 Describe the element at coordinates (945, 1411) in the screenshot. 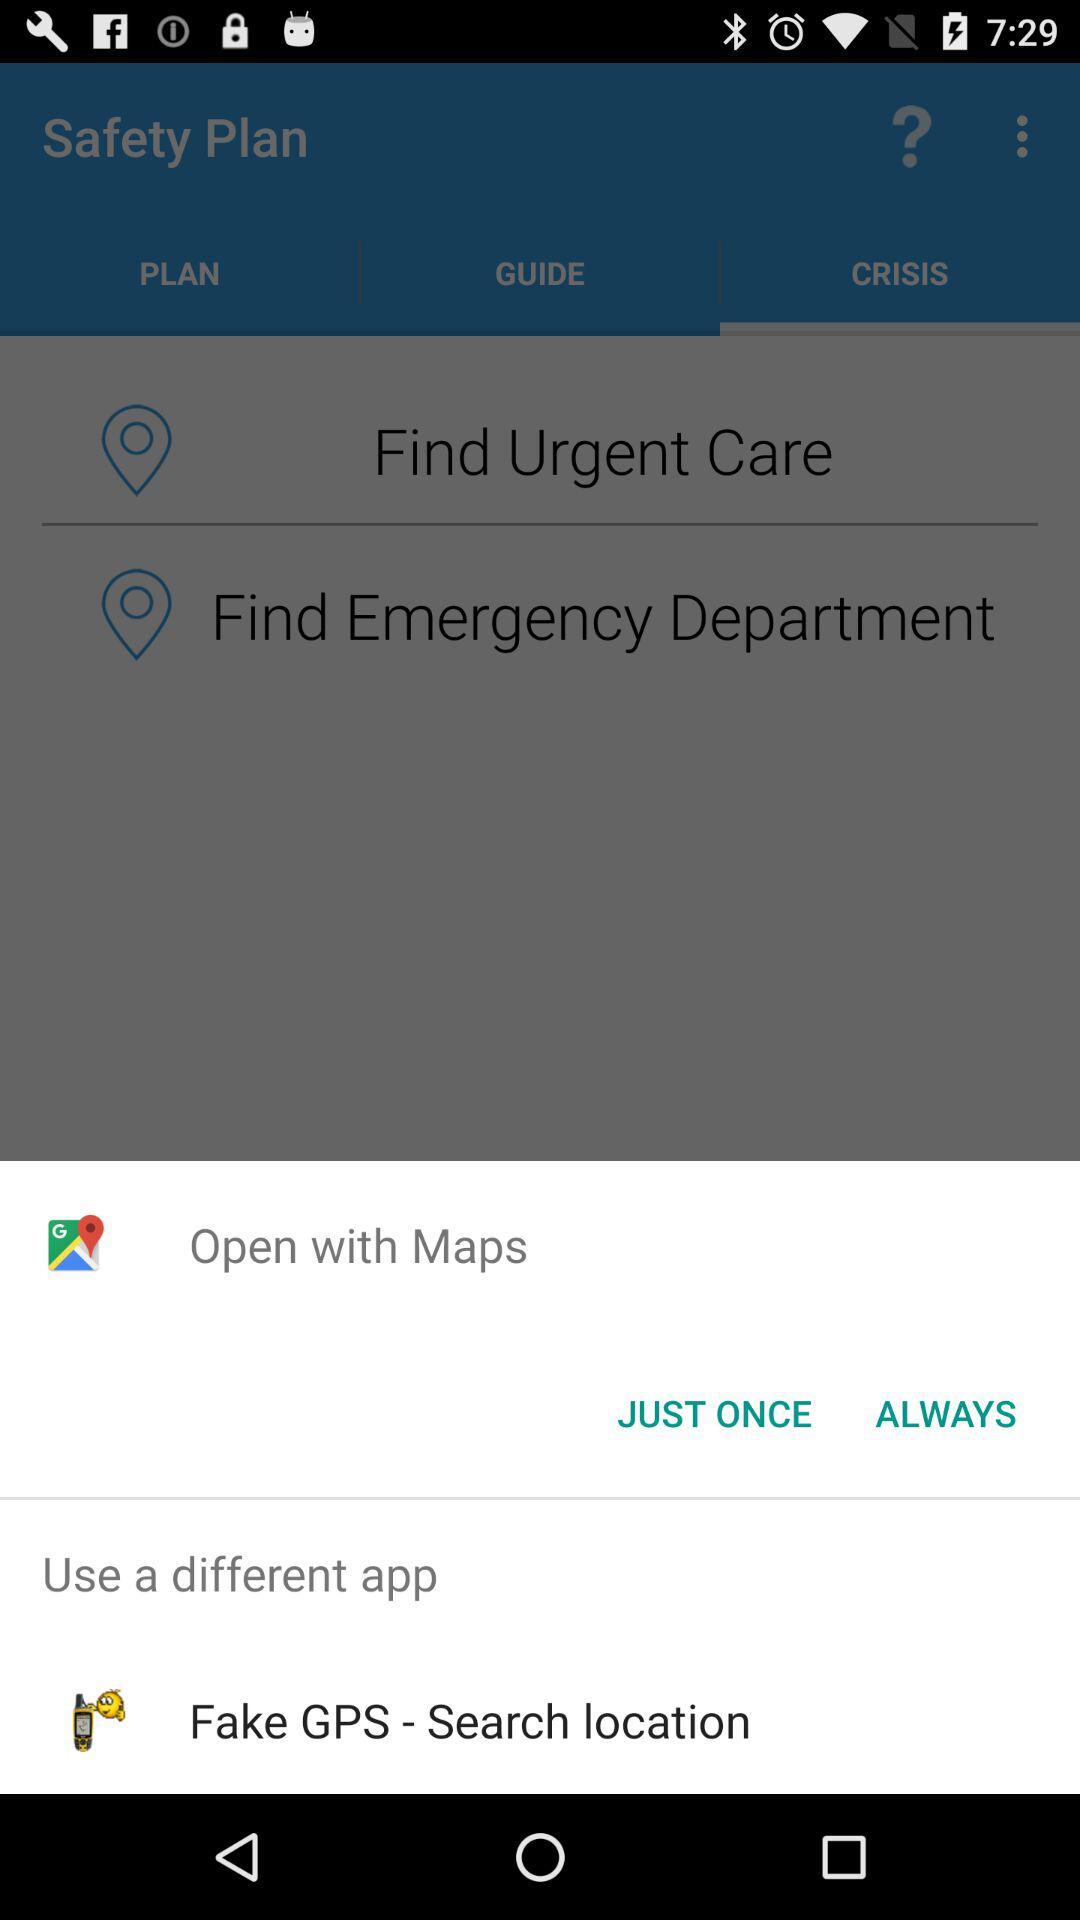

I see `item next to the just once` at that location.